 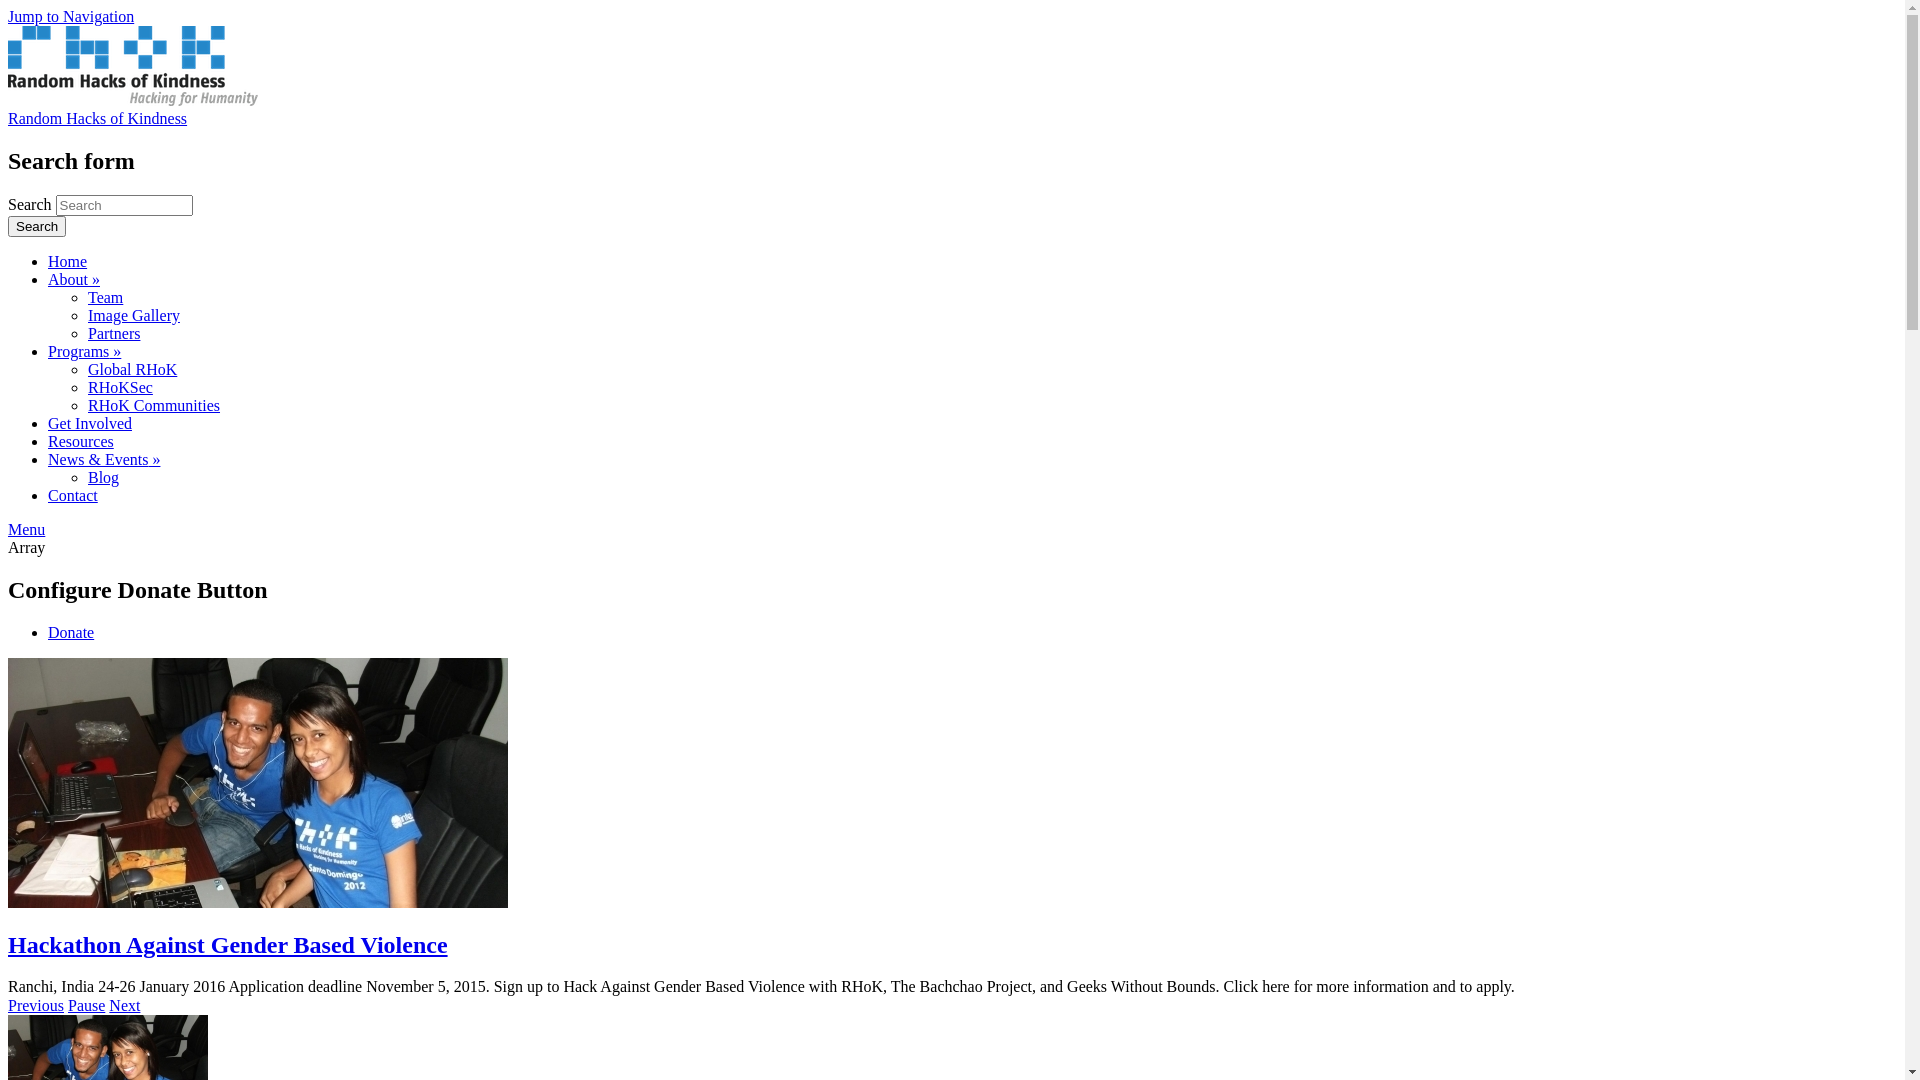 What do you see at coordinates (26, 528) in the screenshot?
I see `'Menu'` at bounding box center [26, 528].